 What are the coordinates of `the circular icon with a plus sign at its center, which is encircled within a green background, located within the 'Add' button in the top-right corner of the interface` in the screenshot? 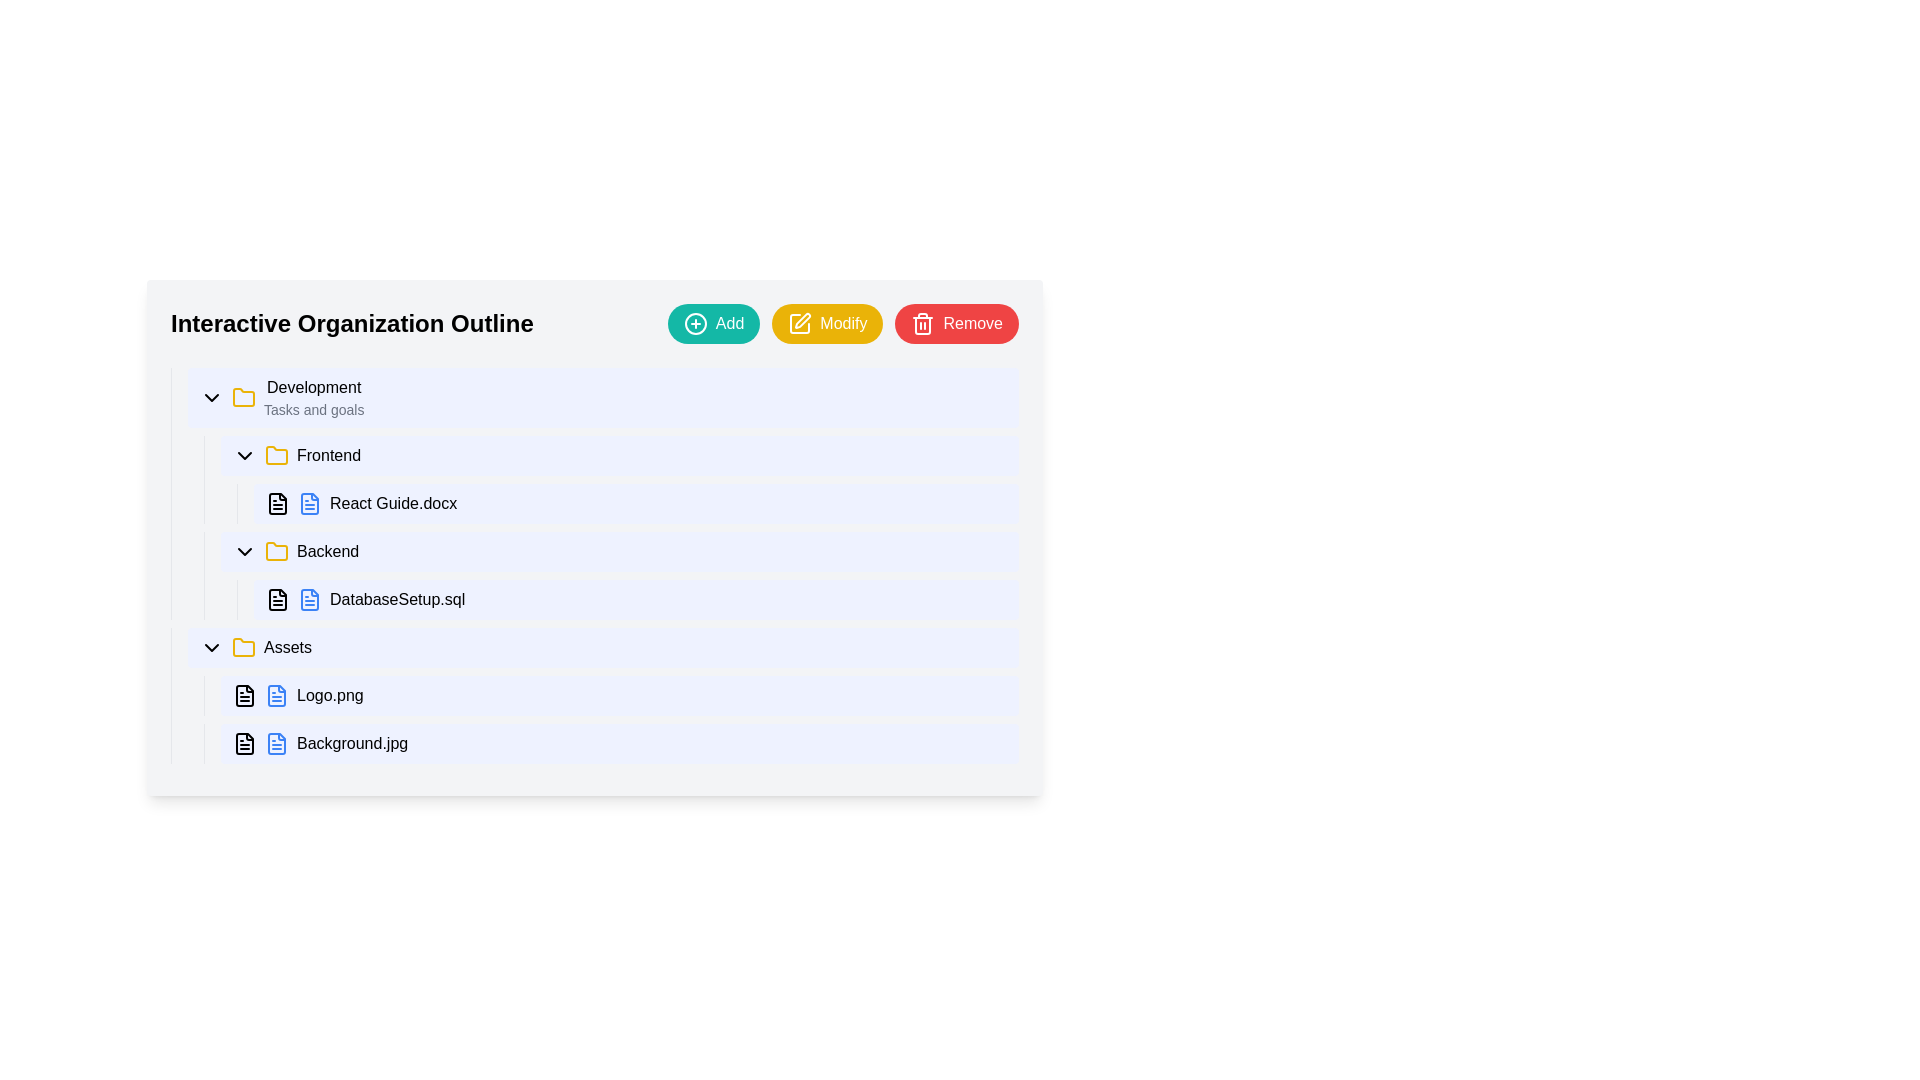 It's located at (695, 323).